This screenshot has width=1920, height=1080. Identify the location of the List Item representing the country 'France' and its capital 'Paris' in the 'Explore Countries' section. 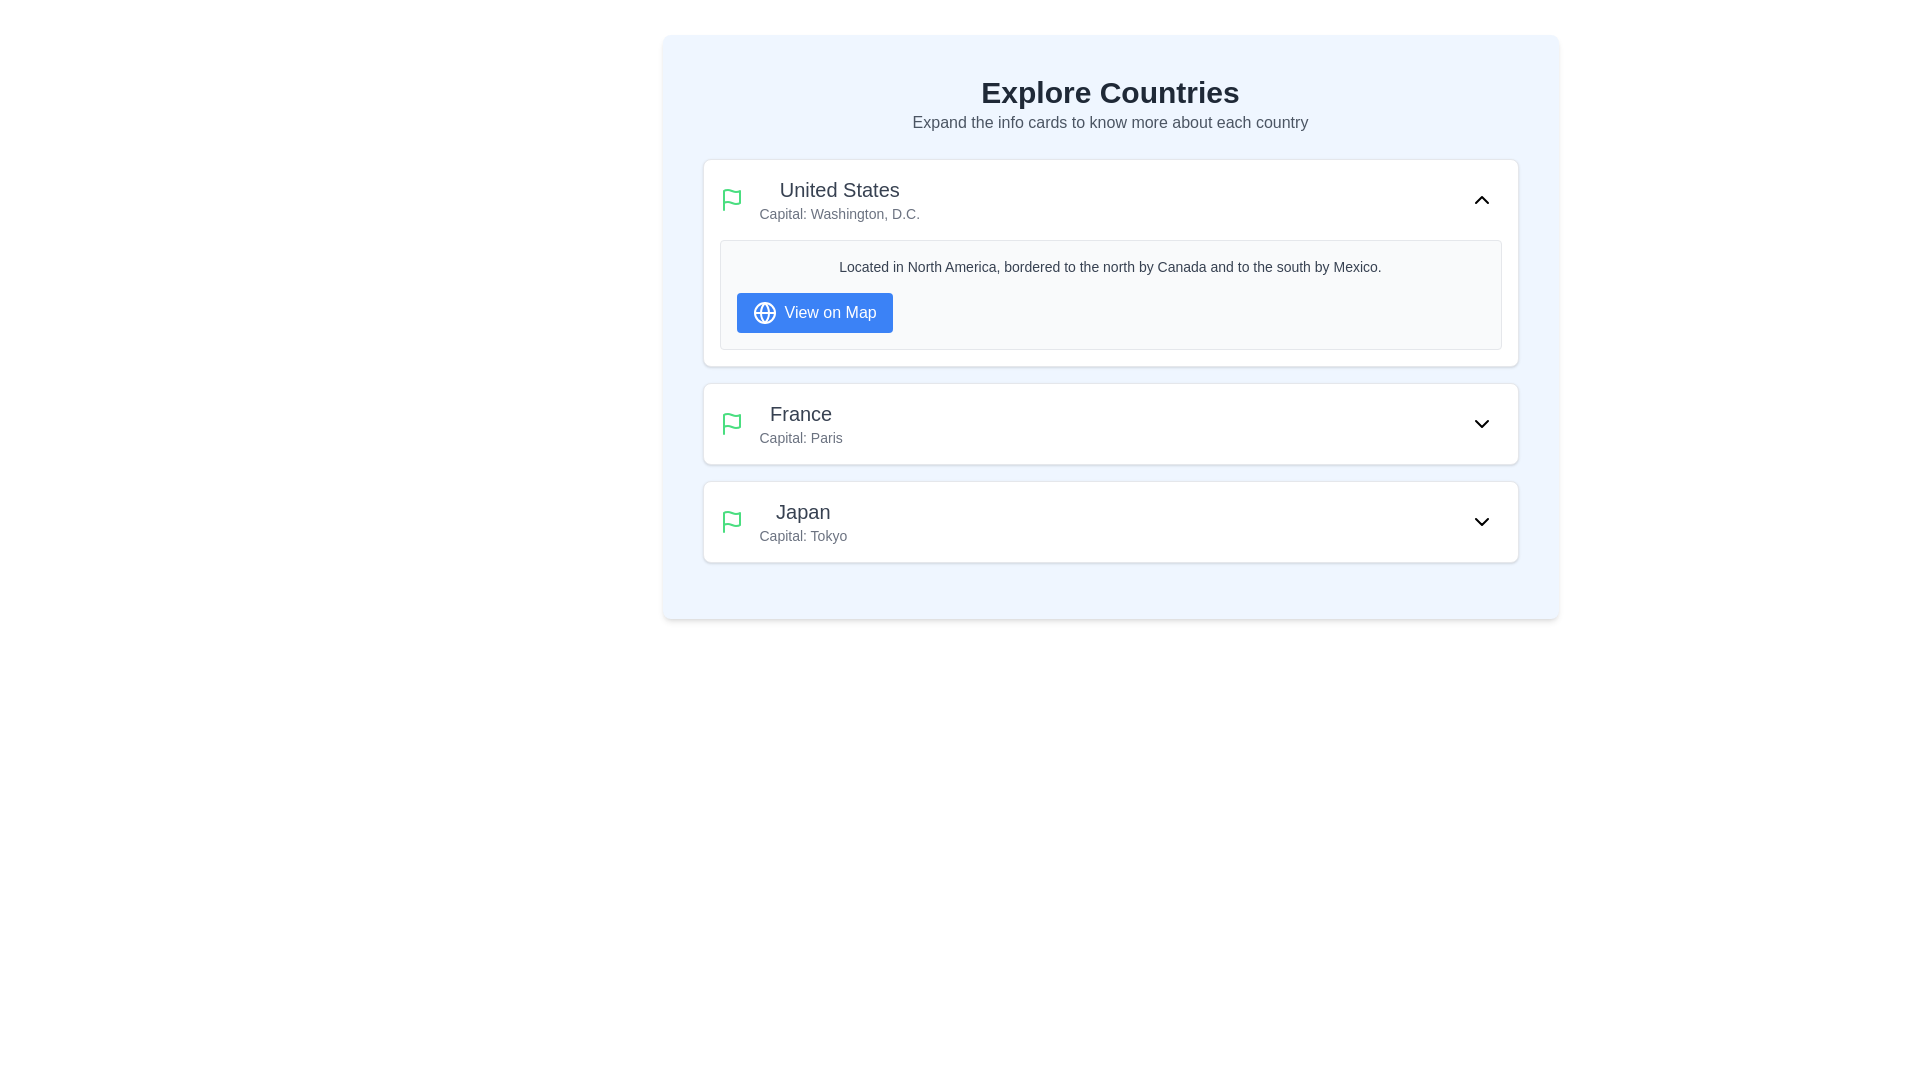
(780, 423).